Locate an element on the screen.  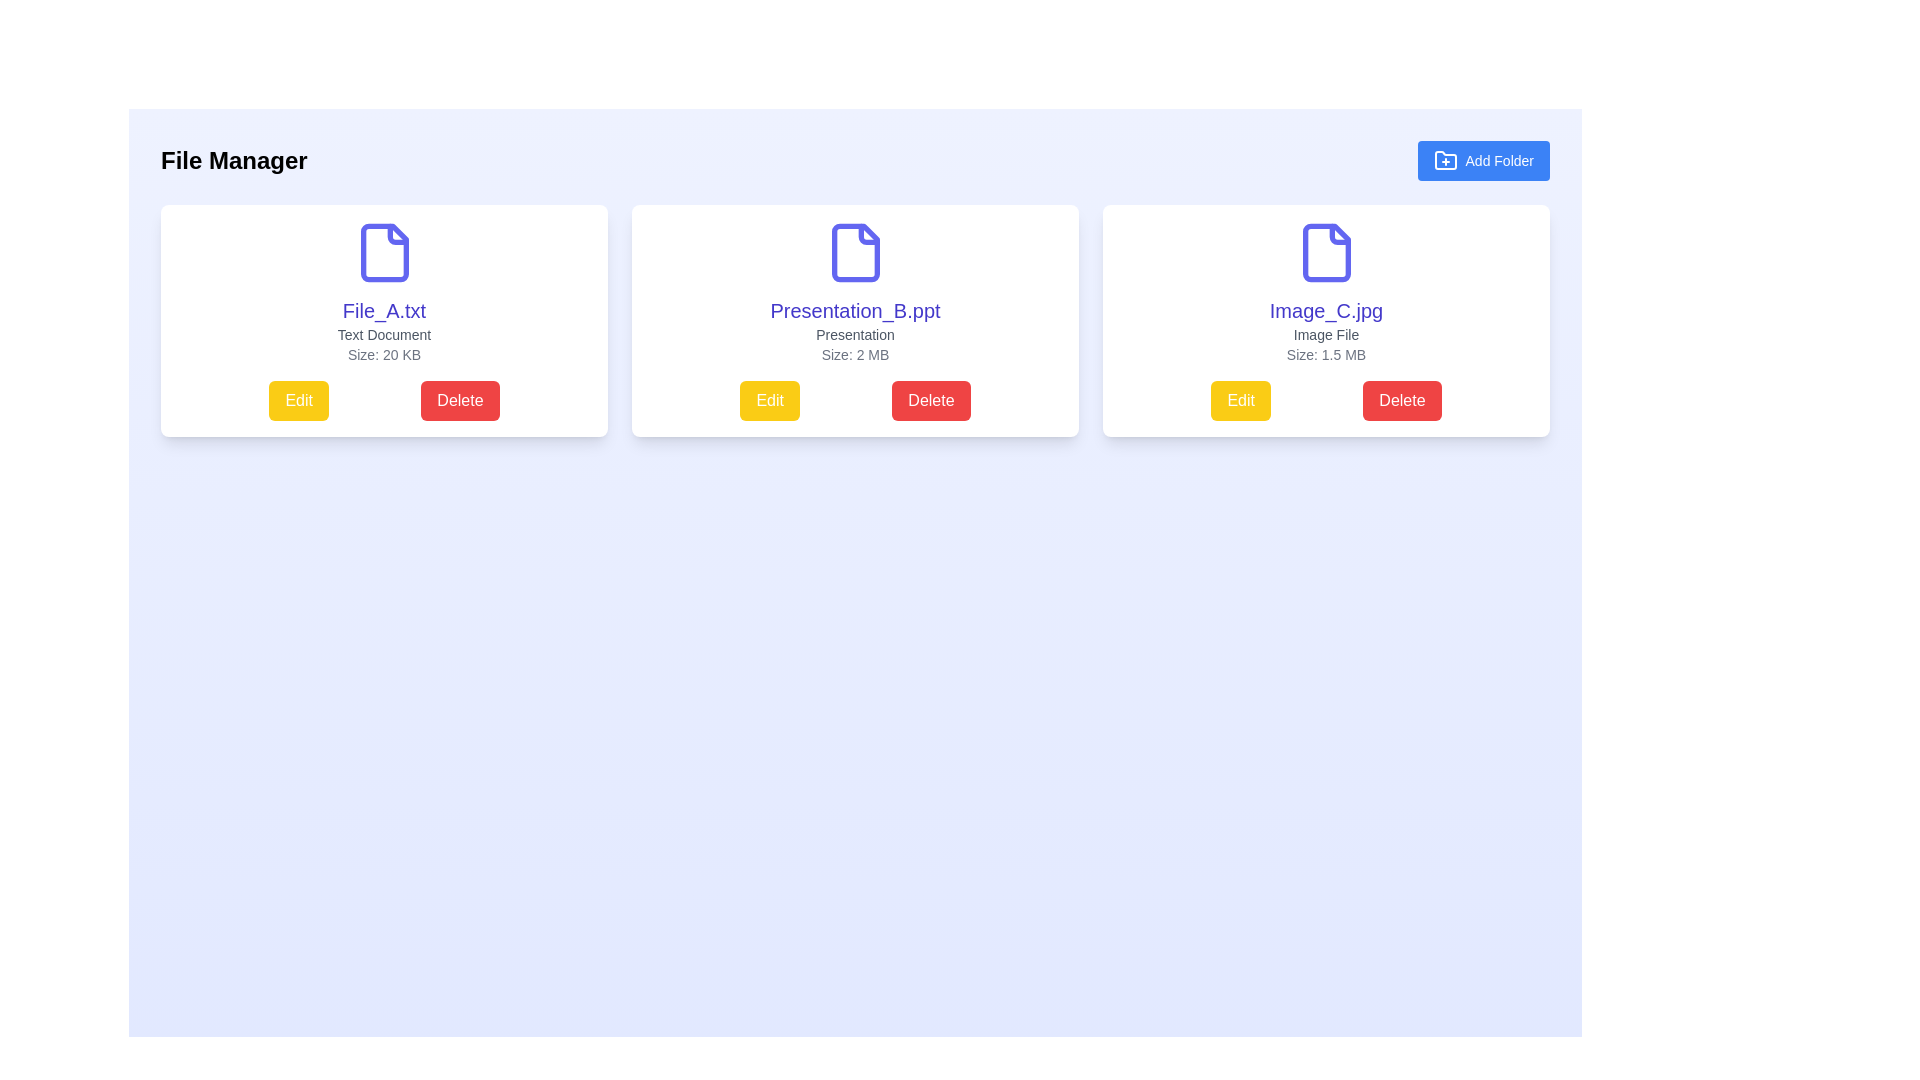
the static text label displaying 'Size: 20 KB', which is located beneath the 'Text Document' label in the lower-center region of the card for 'File_A.txt' is located at coordinates (384, 353).